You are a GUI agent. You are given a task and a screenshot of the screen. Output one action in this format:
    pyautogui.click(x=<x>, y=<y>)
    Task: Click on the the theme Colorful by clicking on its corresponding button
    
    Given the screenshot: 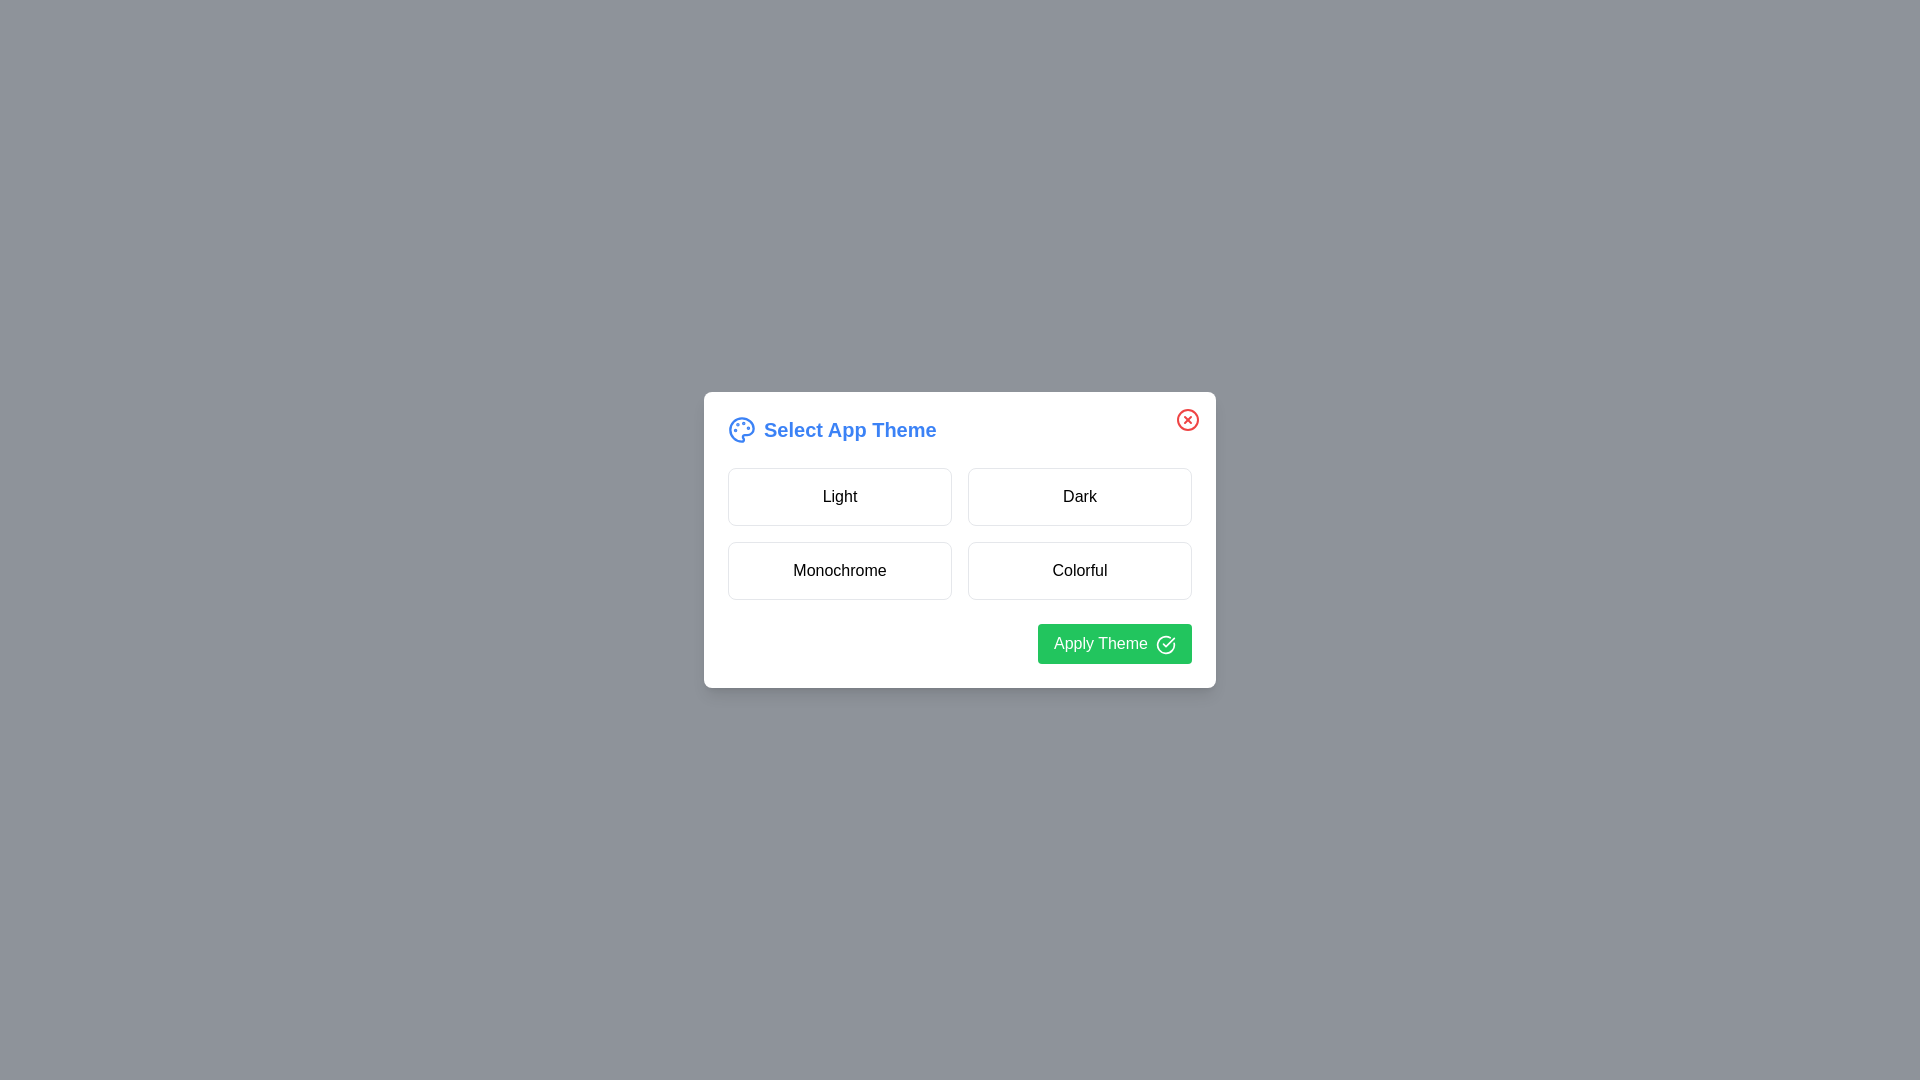 What is the action you would take?
    pyautogui.click(x=1079, y=570)
    